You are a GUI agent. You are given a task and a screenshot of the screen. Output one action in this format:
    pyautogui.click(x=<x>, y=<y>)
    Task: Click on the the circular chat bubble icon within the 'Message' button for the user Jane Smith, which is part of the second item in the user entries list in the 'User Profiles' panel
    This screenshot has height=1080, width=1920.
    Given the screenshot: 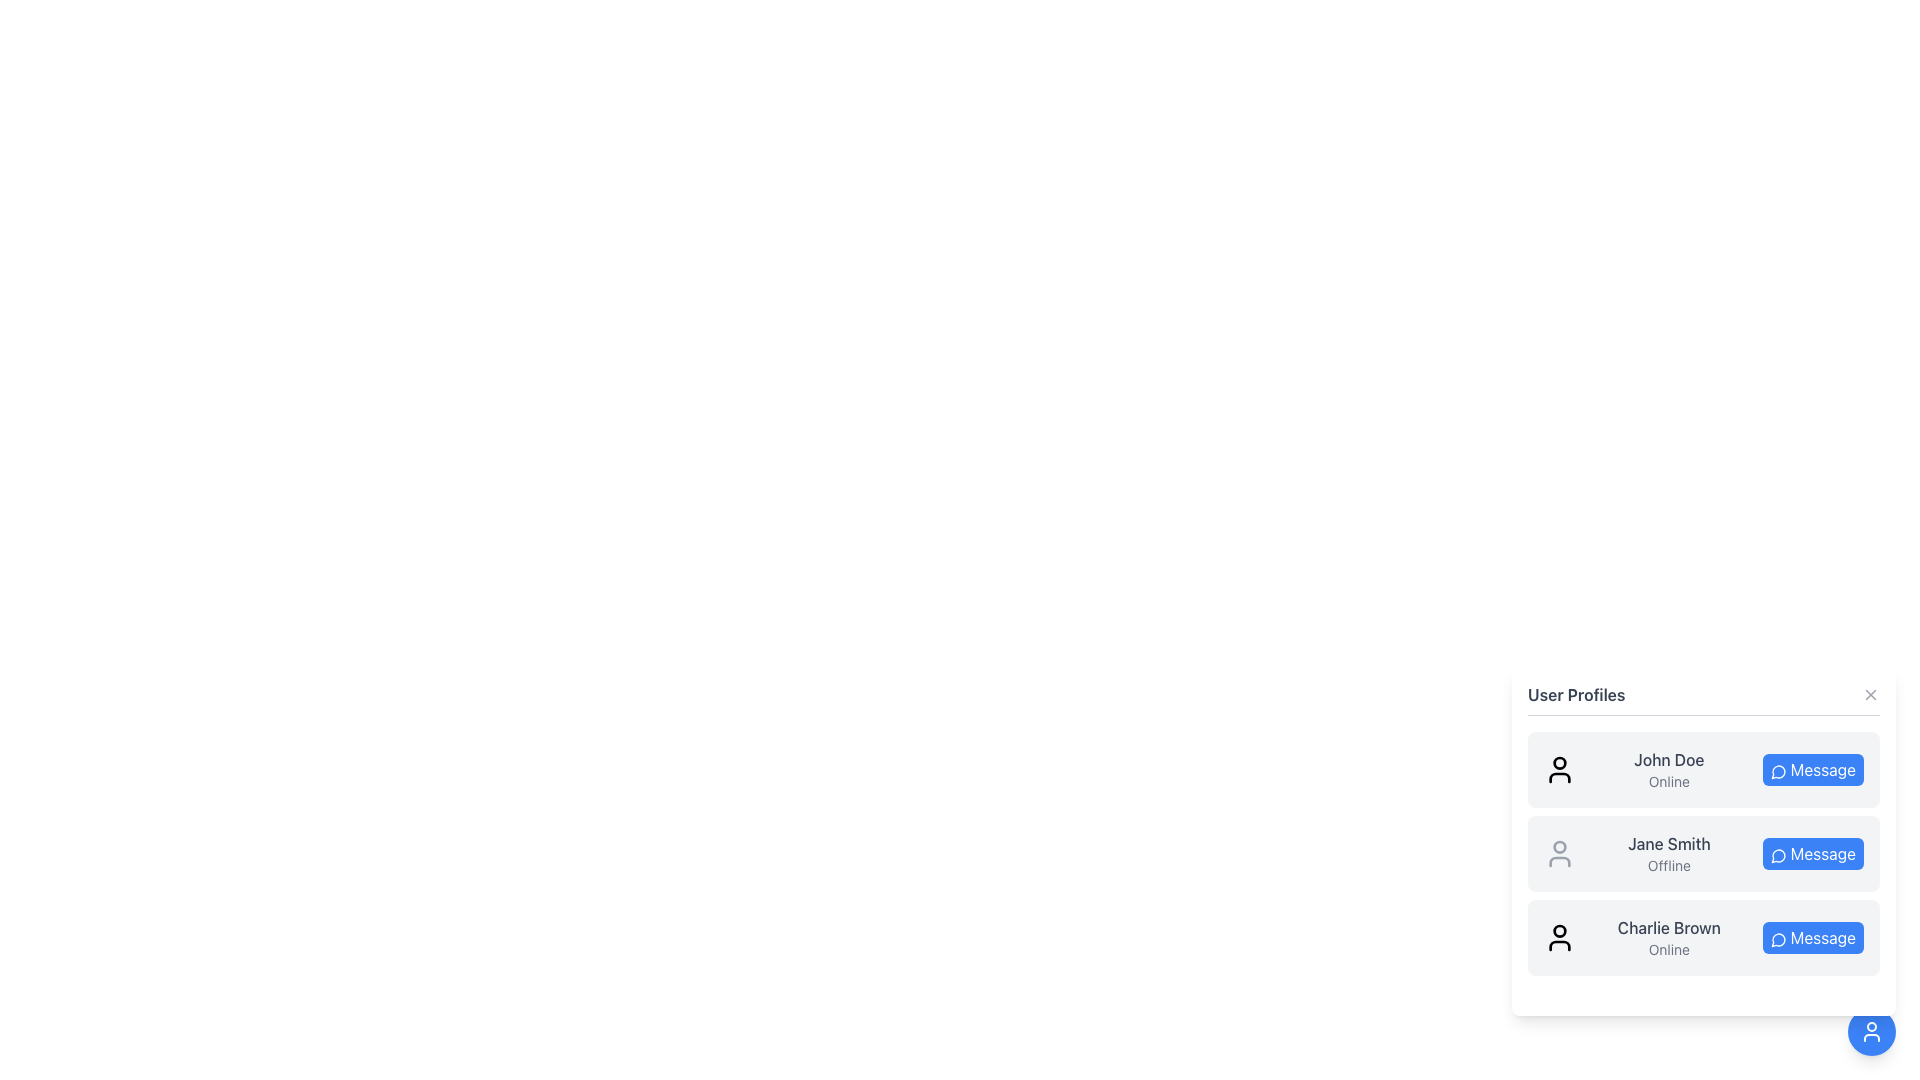 What is the action you would take?
    pyautogui.click(x=1778, y=855)
    